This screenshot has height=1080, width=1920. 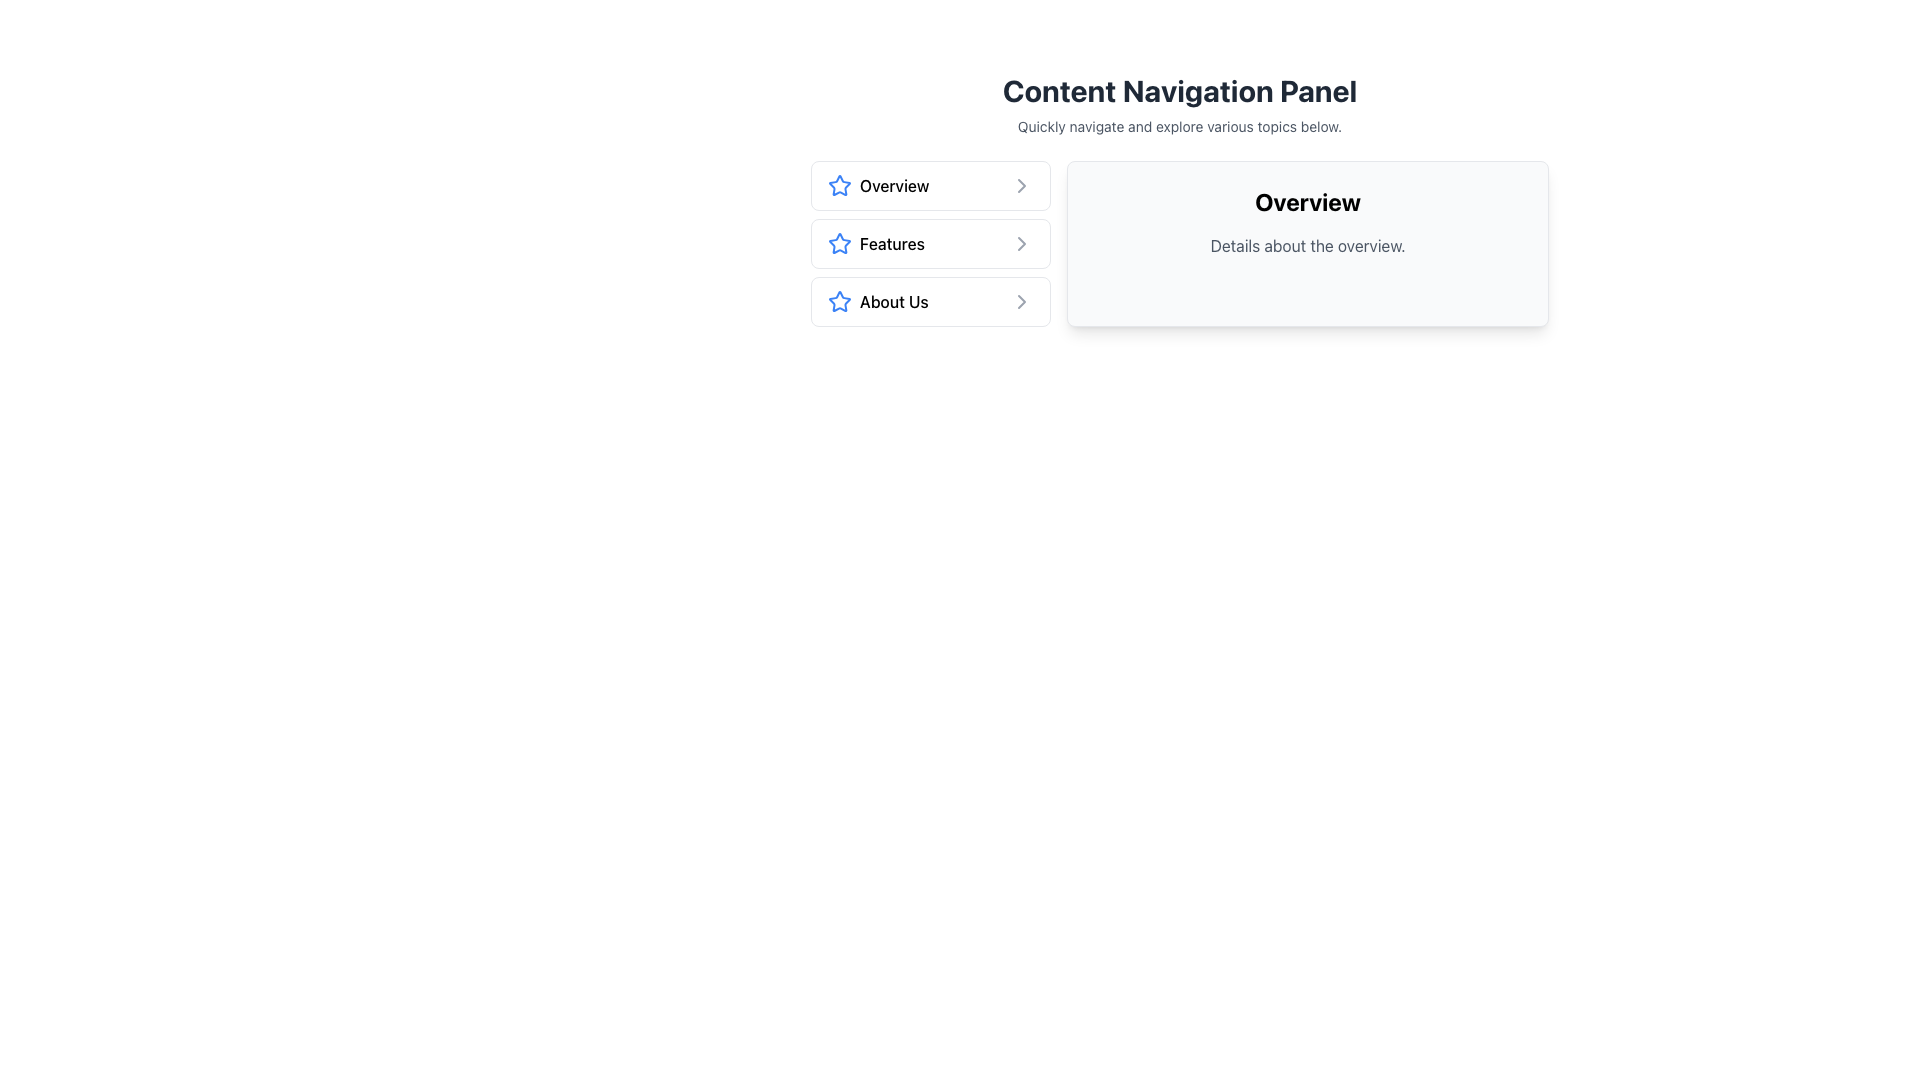 I want to click on the 'Overview' button at the top of the navigation panel, so click(x=930, y=185).